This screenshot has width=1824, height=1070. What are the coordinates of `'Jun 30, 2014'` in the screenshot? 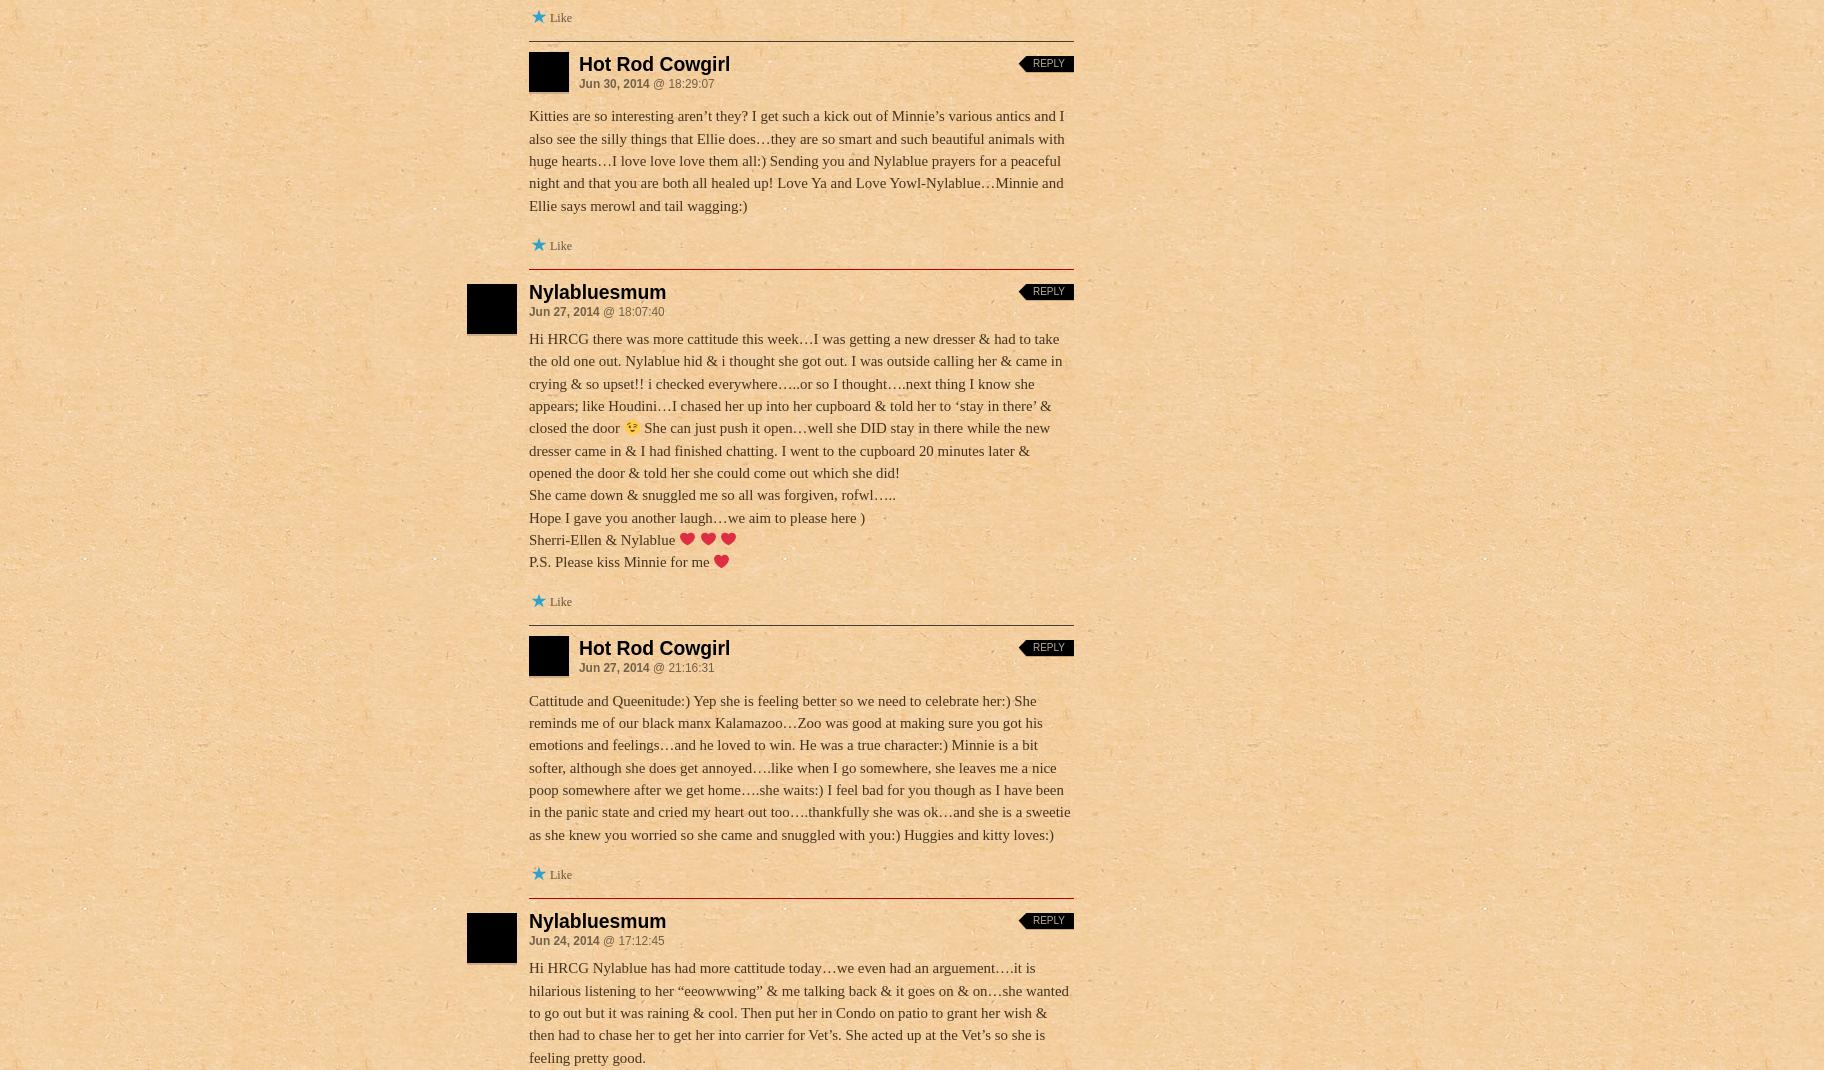 It's located at (577, 82).